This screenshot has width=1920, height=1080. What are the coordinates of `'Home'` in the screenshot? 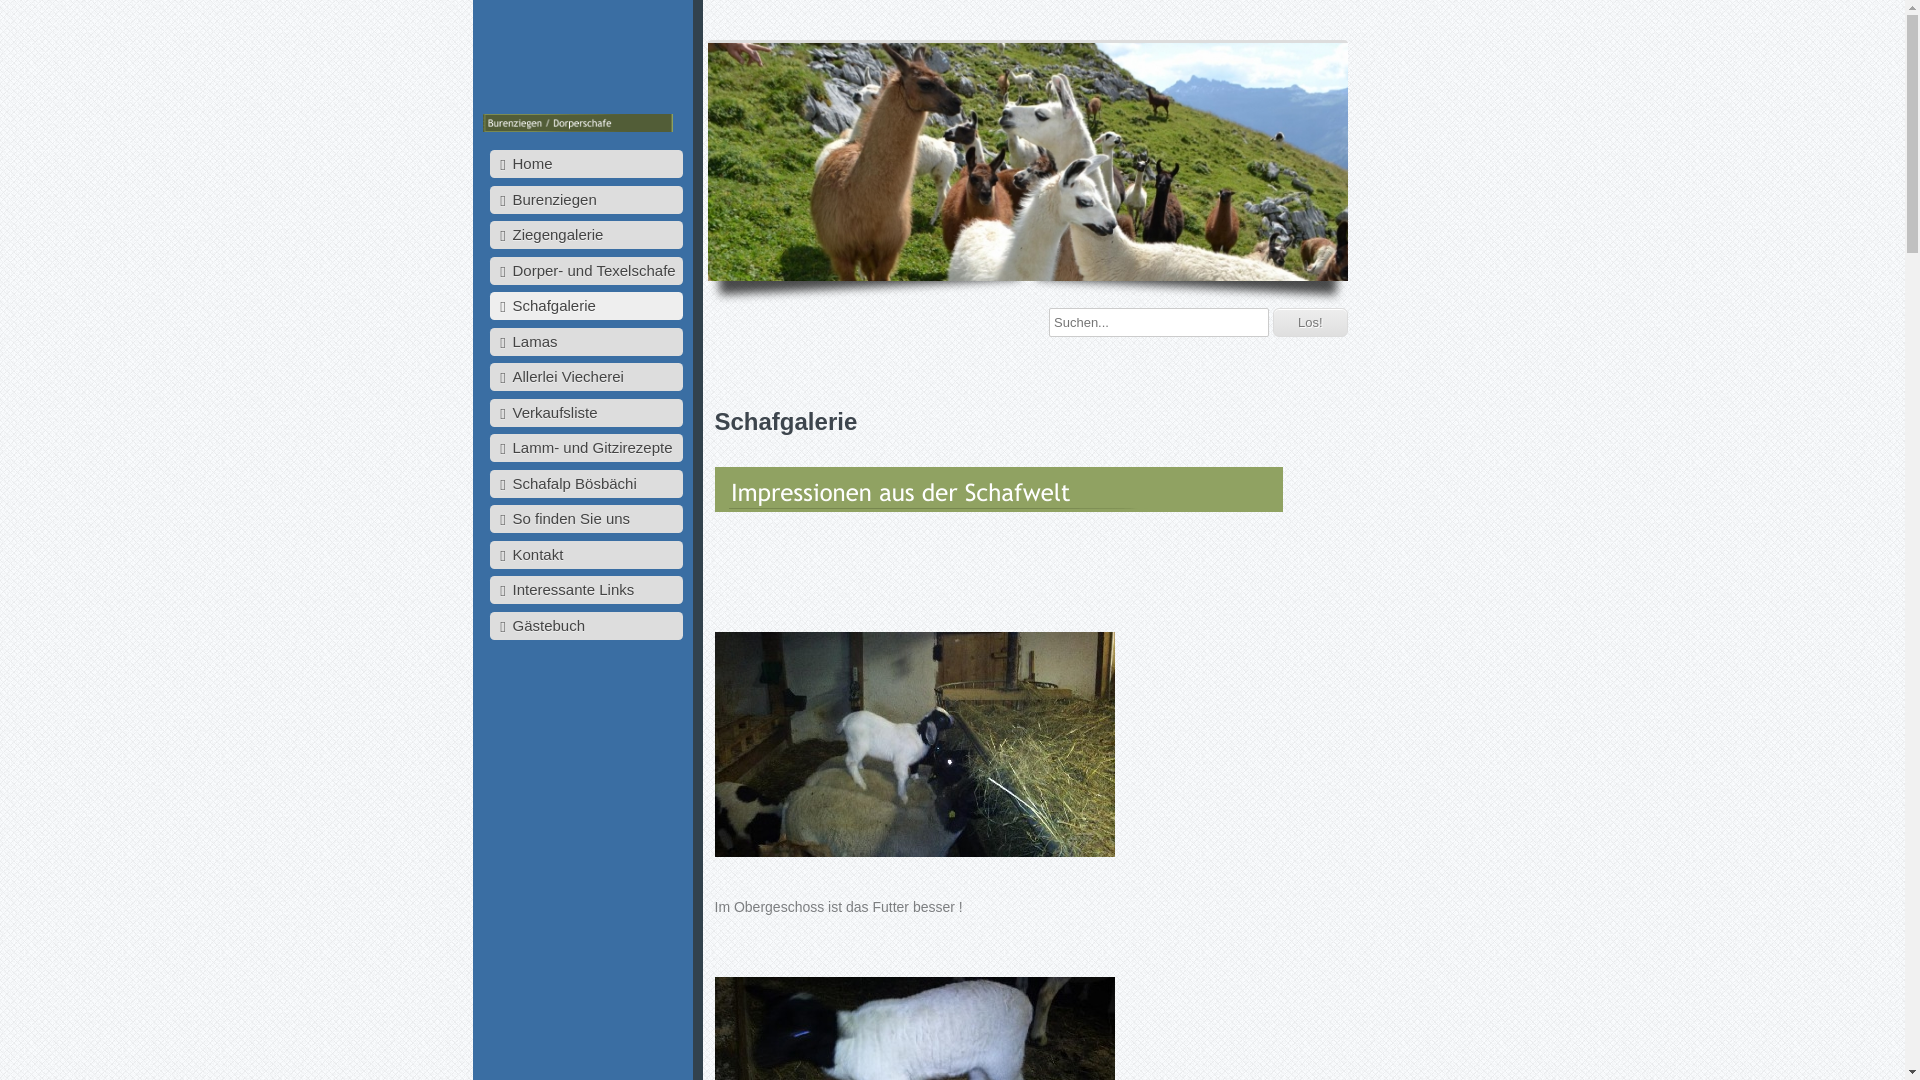 It's located at (585, 163).